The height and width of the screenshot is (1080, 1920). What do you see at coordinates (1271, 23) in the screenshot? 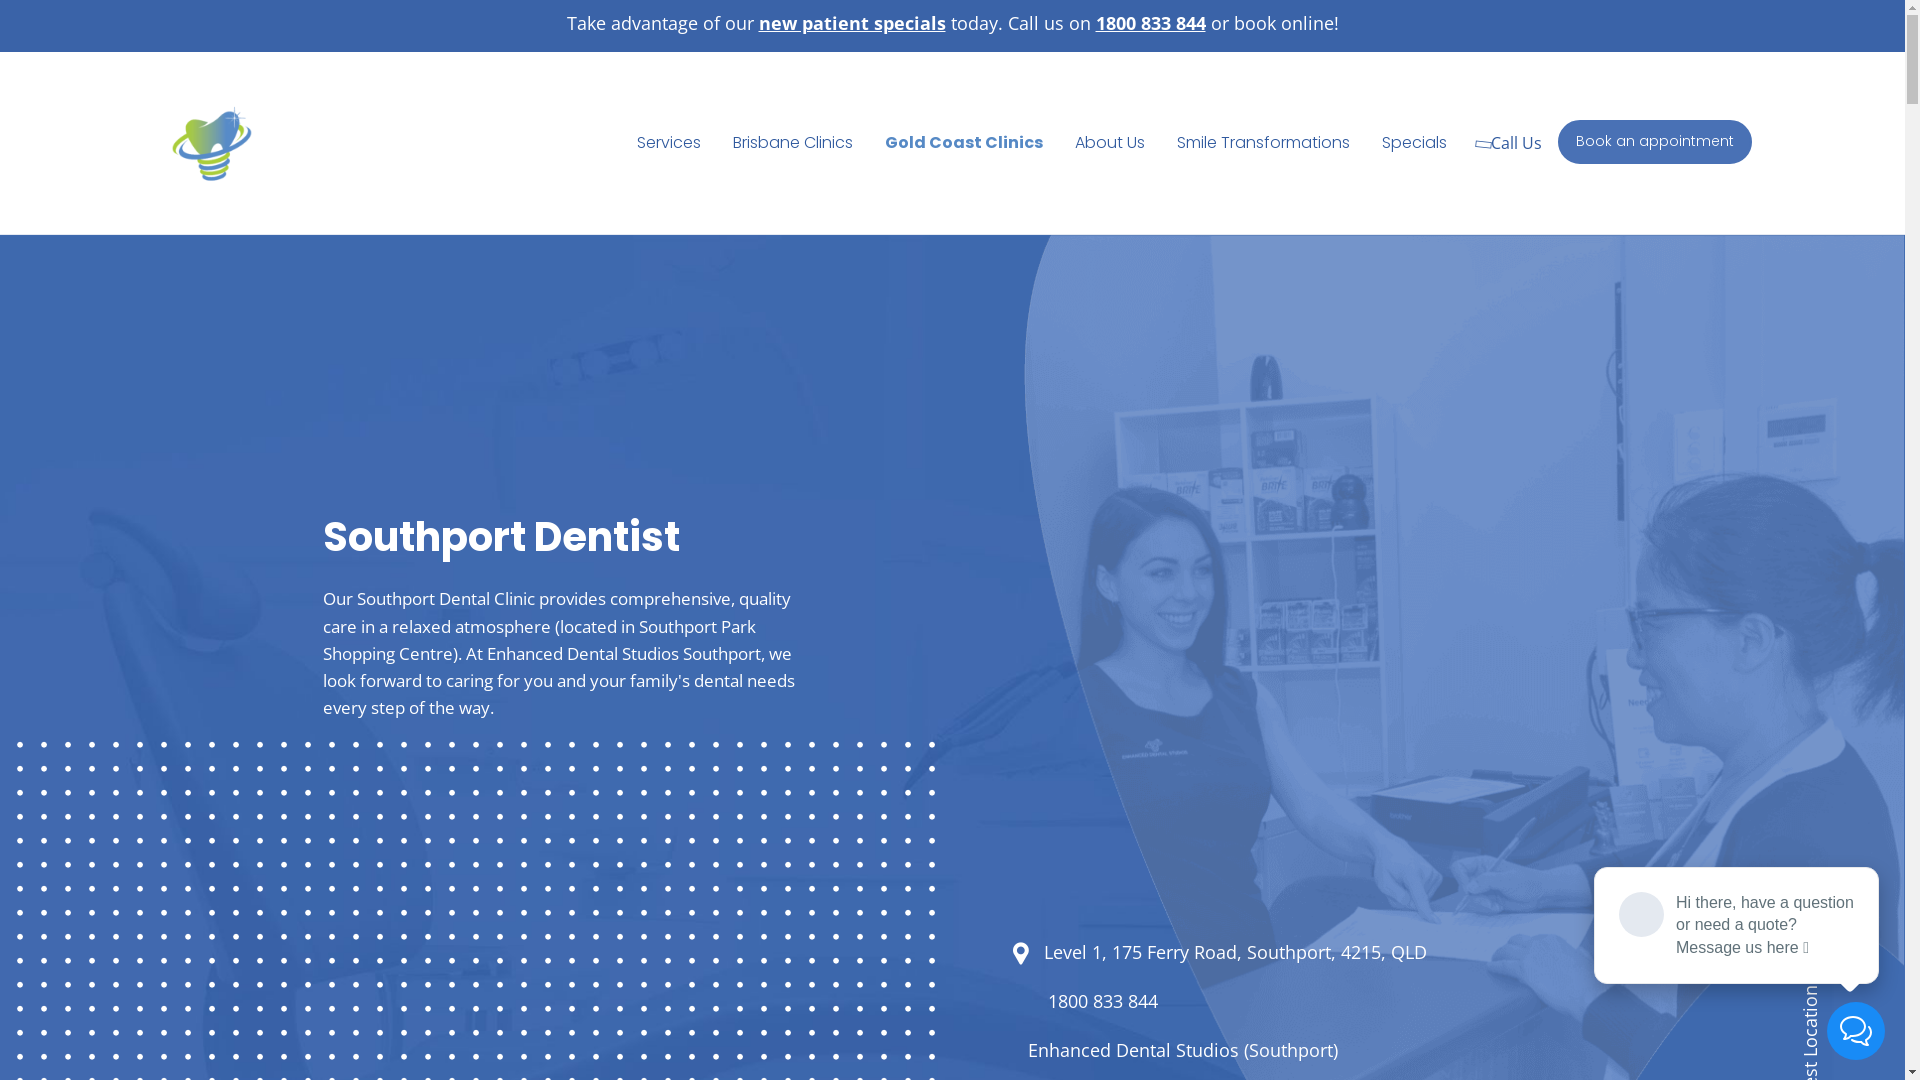
I see `'or book online!'` at bounding box center [1271, 23].